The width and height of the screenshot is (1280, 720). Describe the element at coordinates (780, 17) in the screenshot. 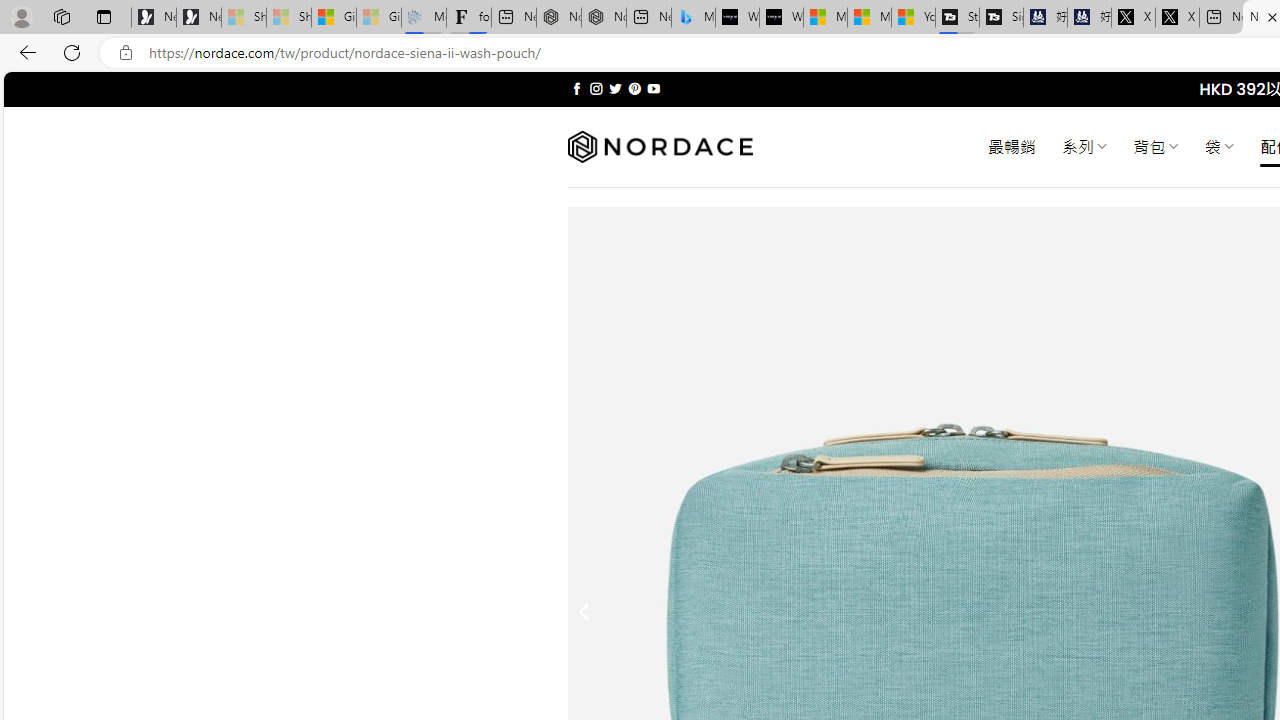

I see `'What'` at that location.